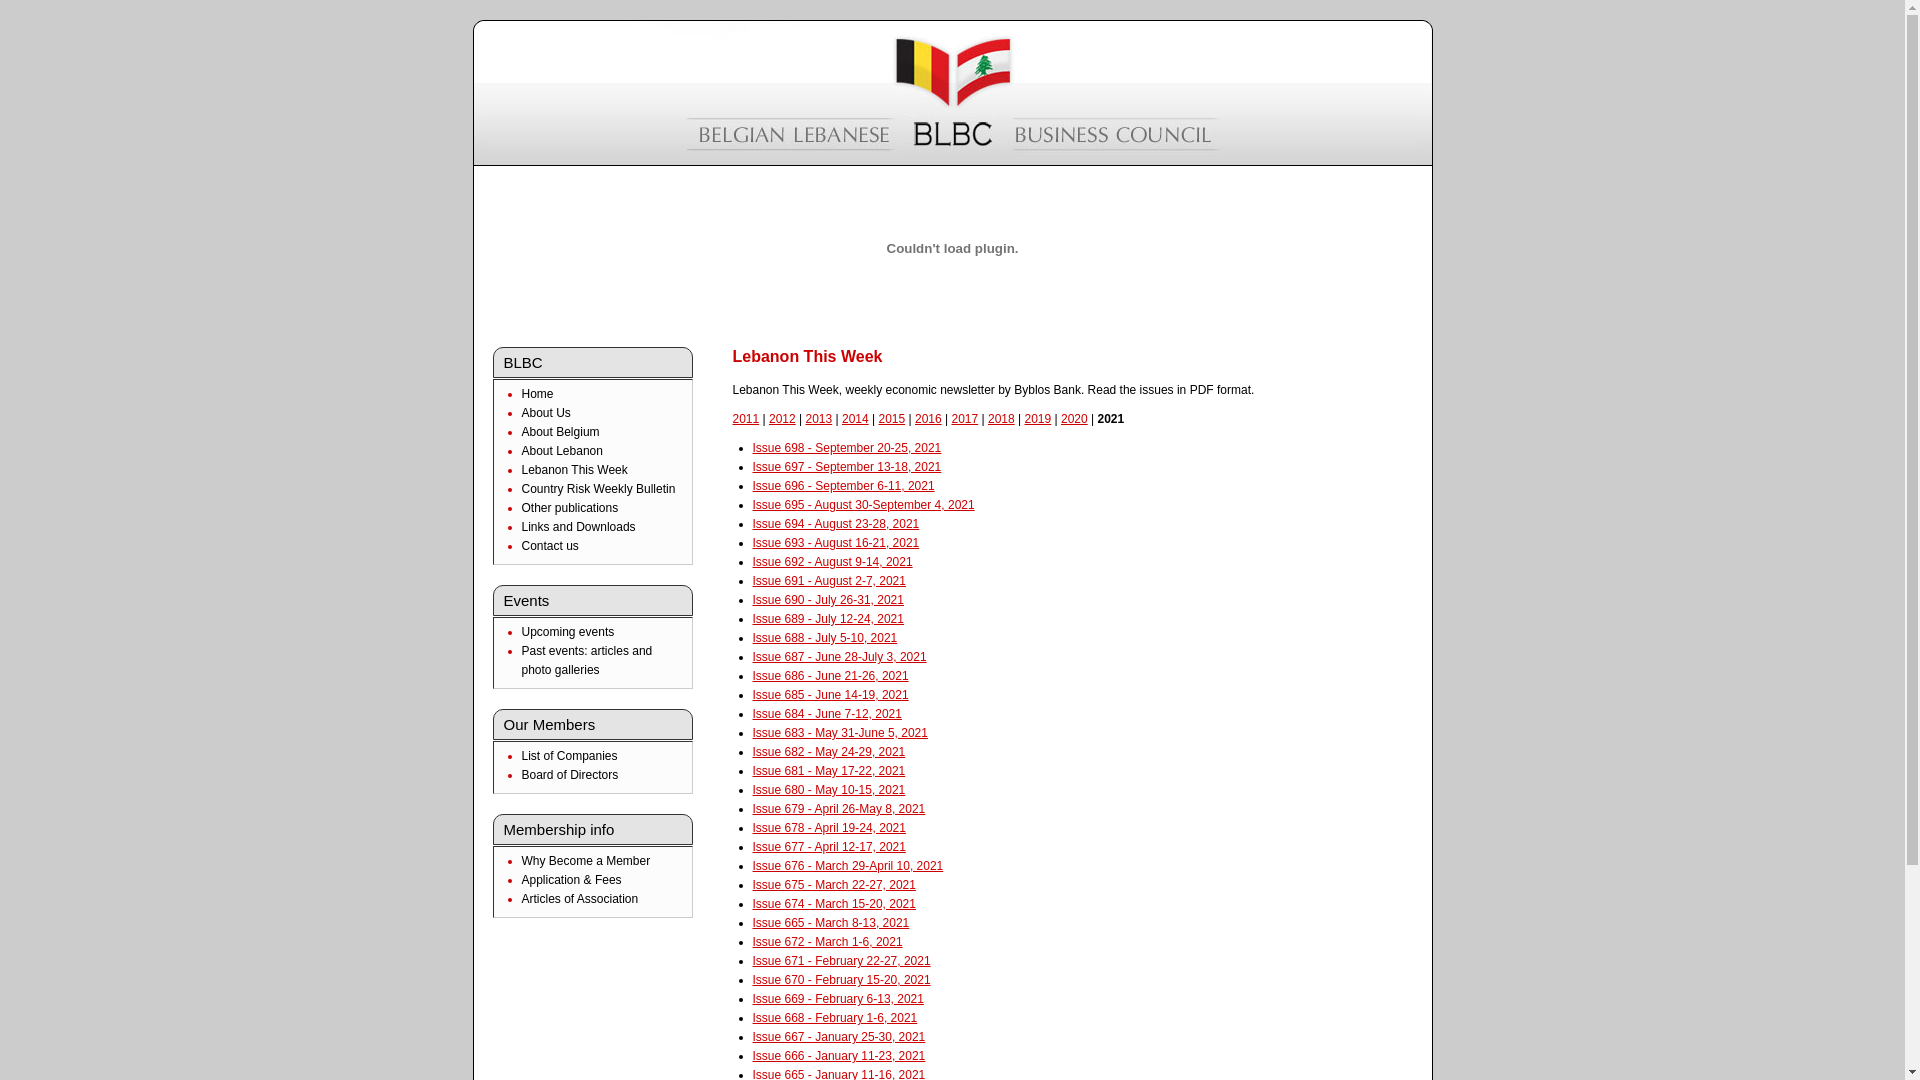 Image resolution: width=1920 pixels, height=1080 pixels. I want to click on 'Issue 681 - May 17-22, 2021', so click(828, 770).